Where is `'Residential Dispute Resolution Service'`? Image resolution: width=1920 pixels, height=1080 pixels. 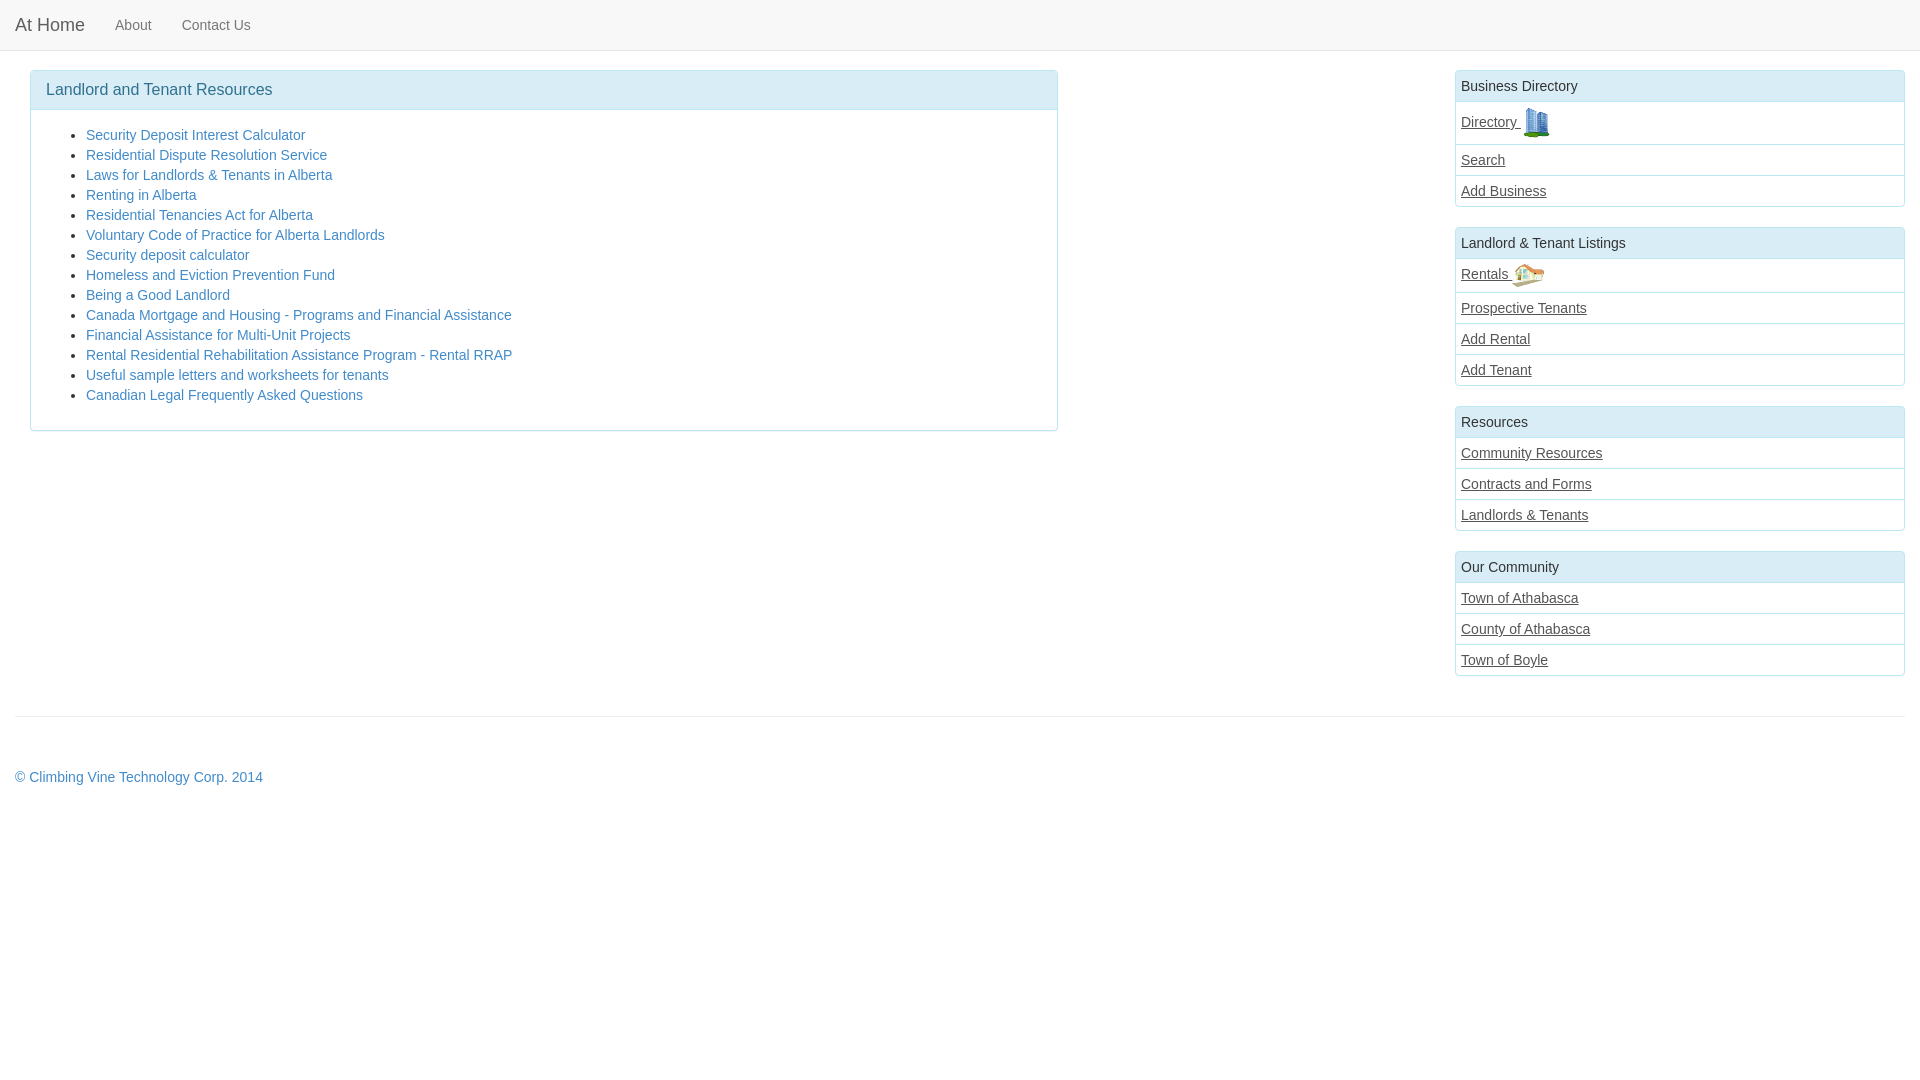 'Residential Dispute Resolution Service' is located at coordinates (206, 153).